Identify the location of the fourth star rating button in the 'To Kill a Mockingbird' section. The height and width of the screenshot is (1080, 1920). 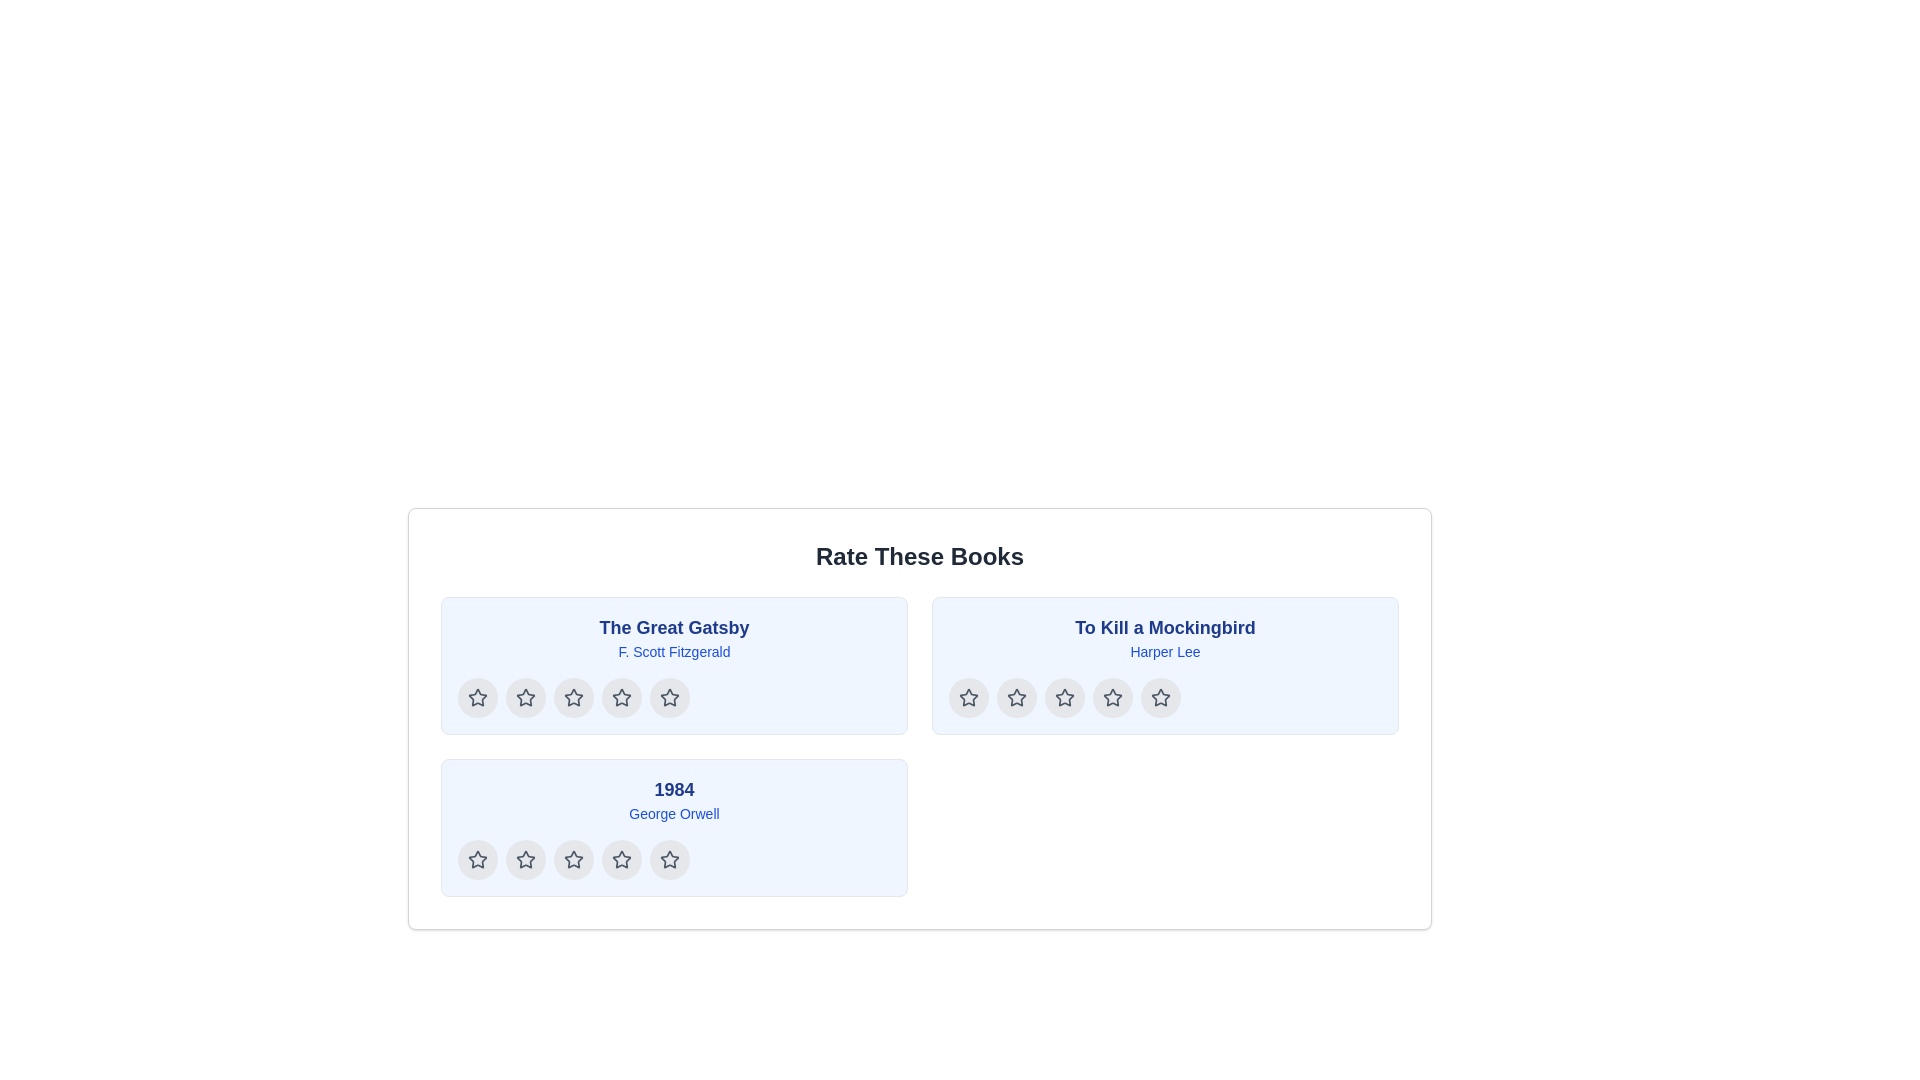
(1112, 697).